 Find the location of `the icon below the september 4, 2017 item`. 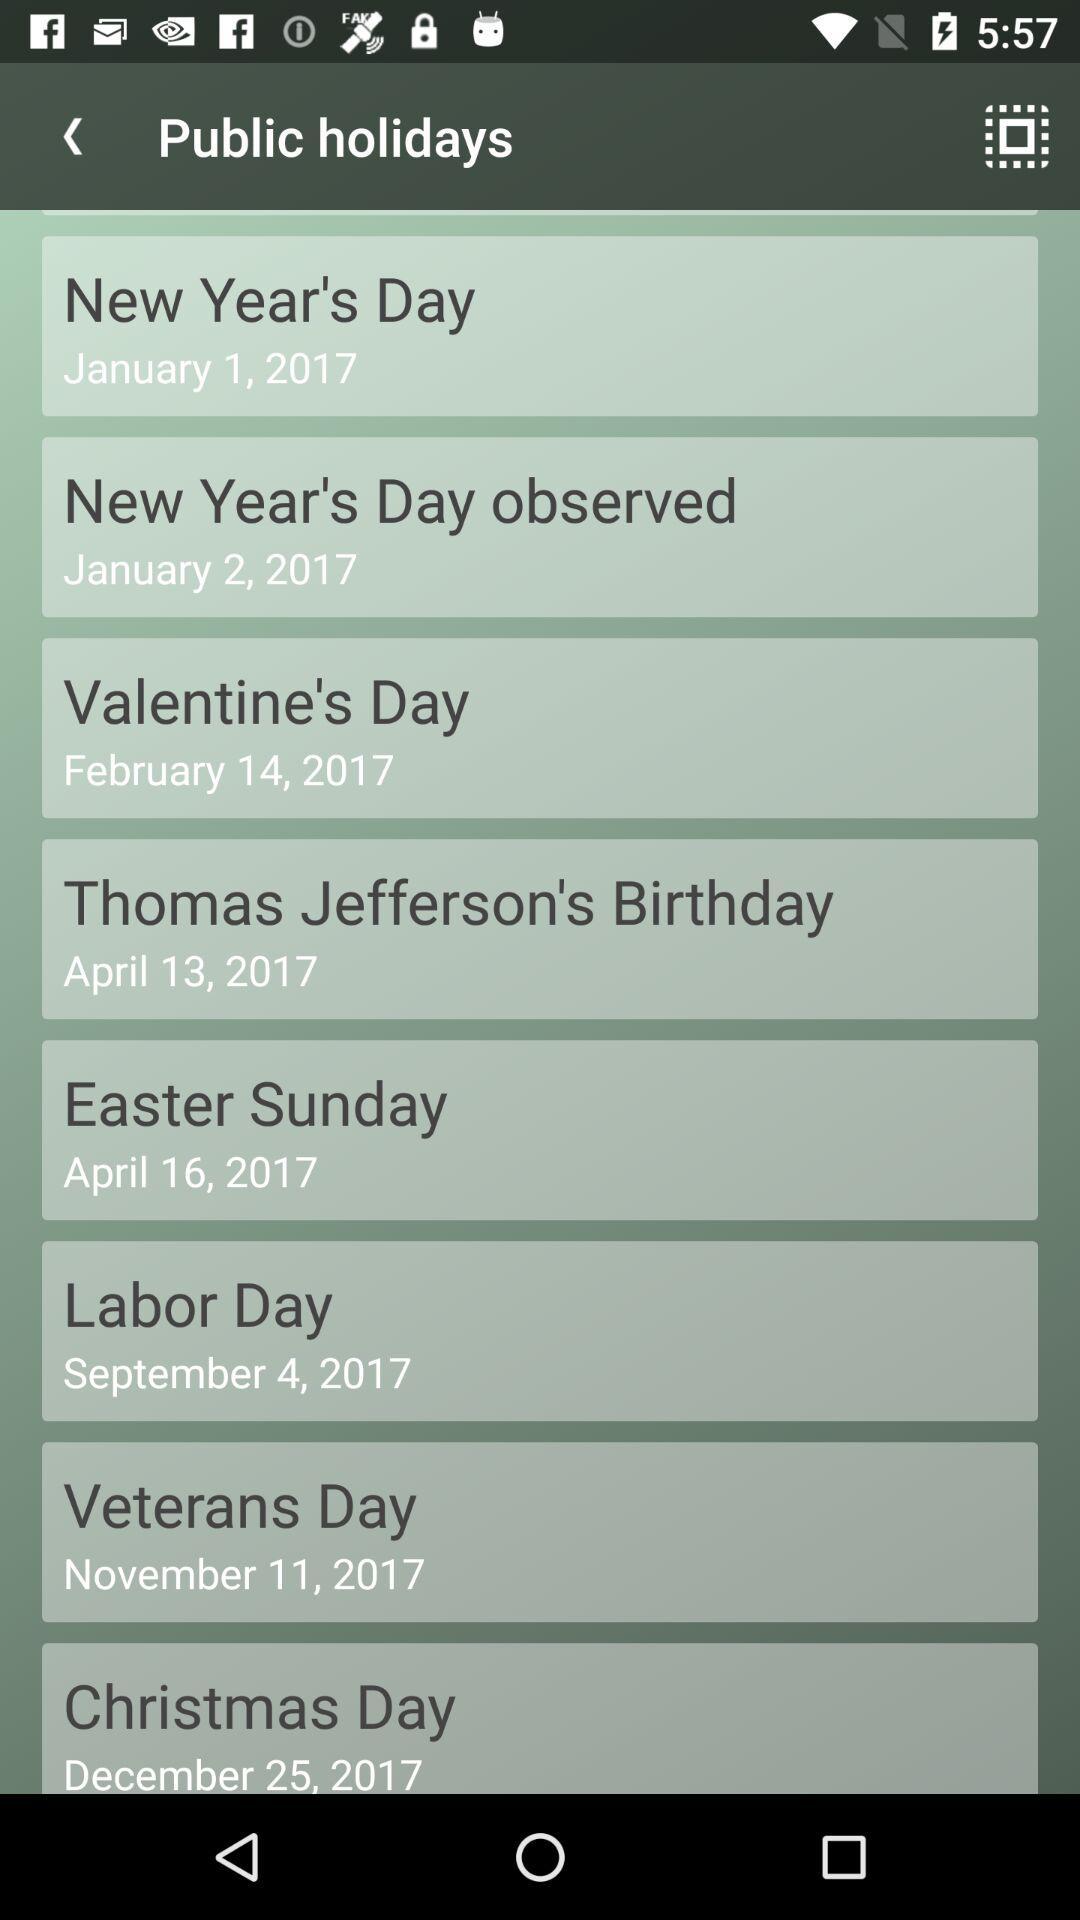

the icon below the september 4, 2017 item is located at coordinates (540, 1503).